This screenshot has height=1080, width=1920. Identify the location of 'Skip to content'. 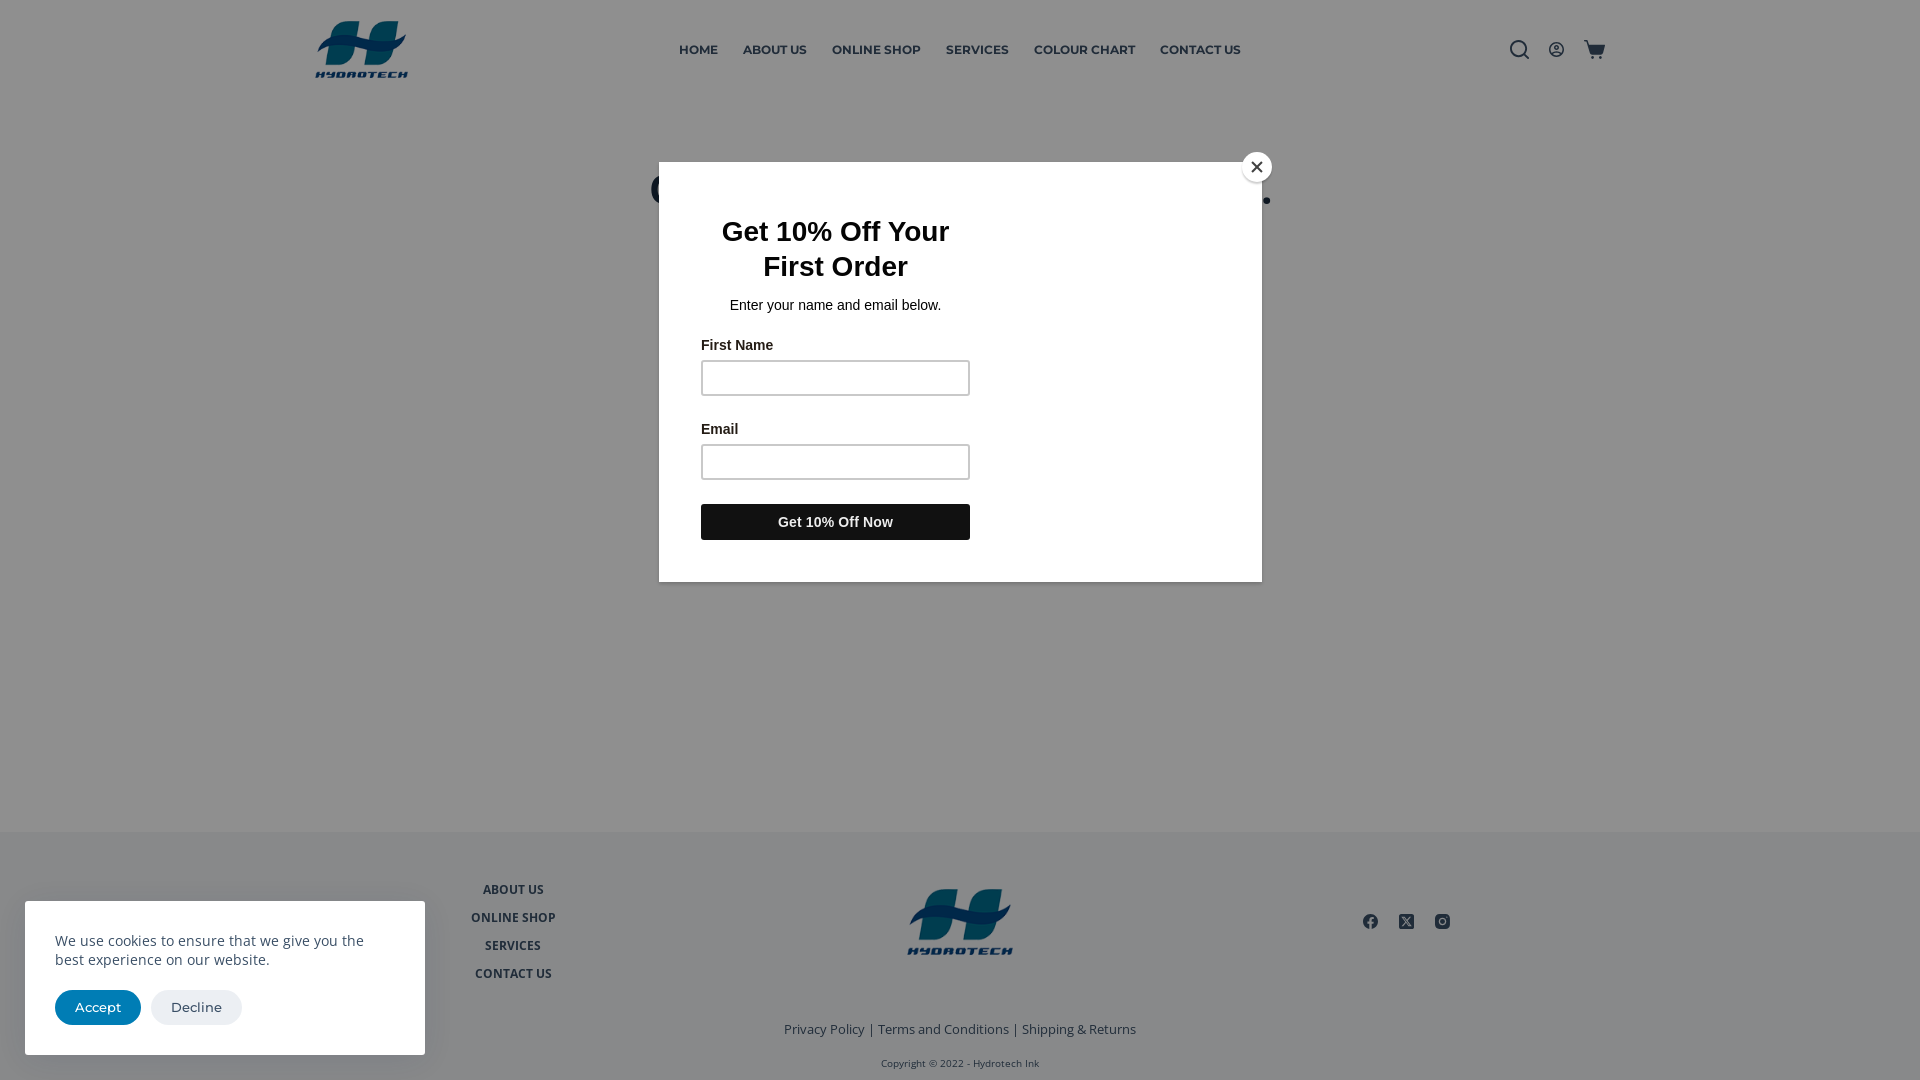
(19, 10).